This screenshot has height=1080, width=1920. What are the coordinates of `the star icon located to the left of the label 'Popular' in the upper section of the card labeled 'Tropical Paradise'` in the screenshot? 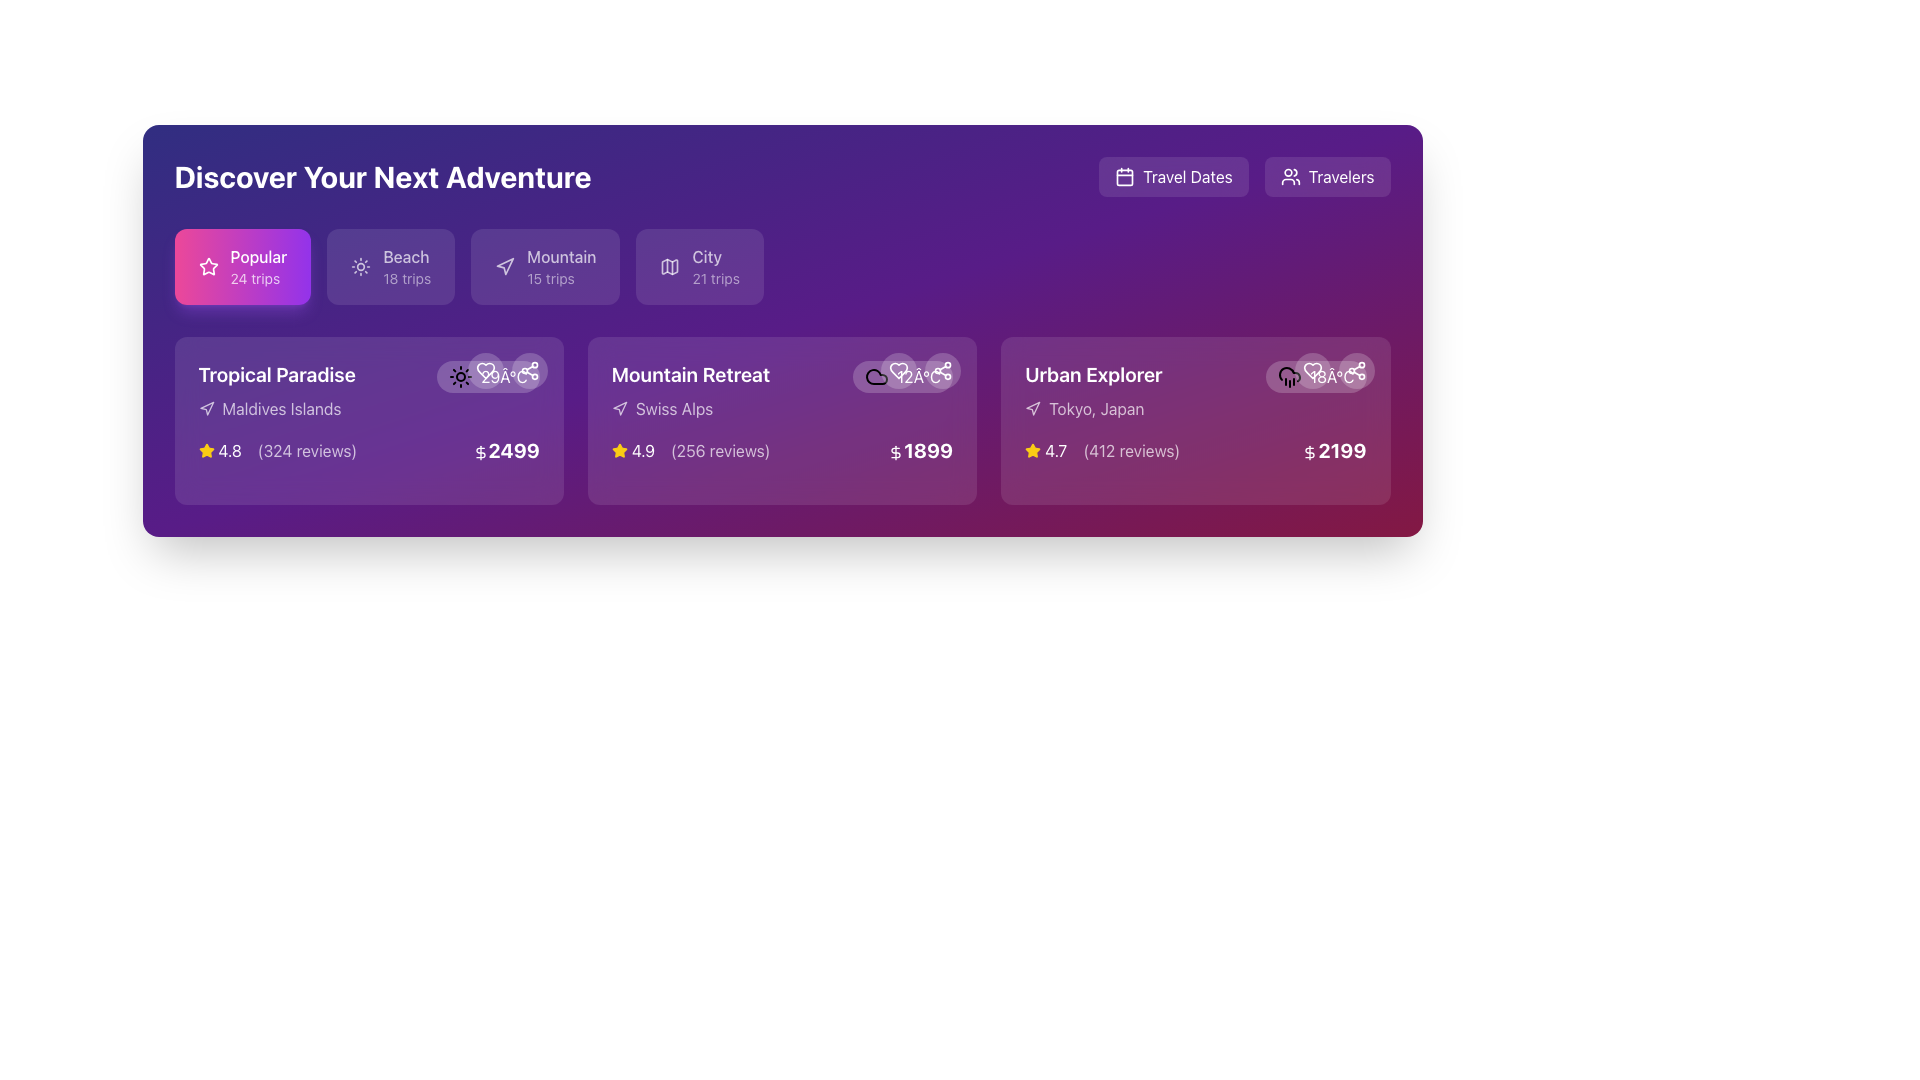 It's located at (208, 265).